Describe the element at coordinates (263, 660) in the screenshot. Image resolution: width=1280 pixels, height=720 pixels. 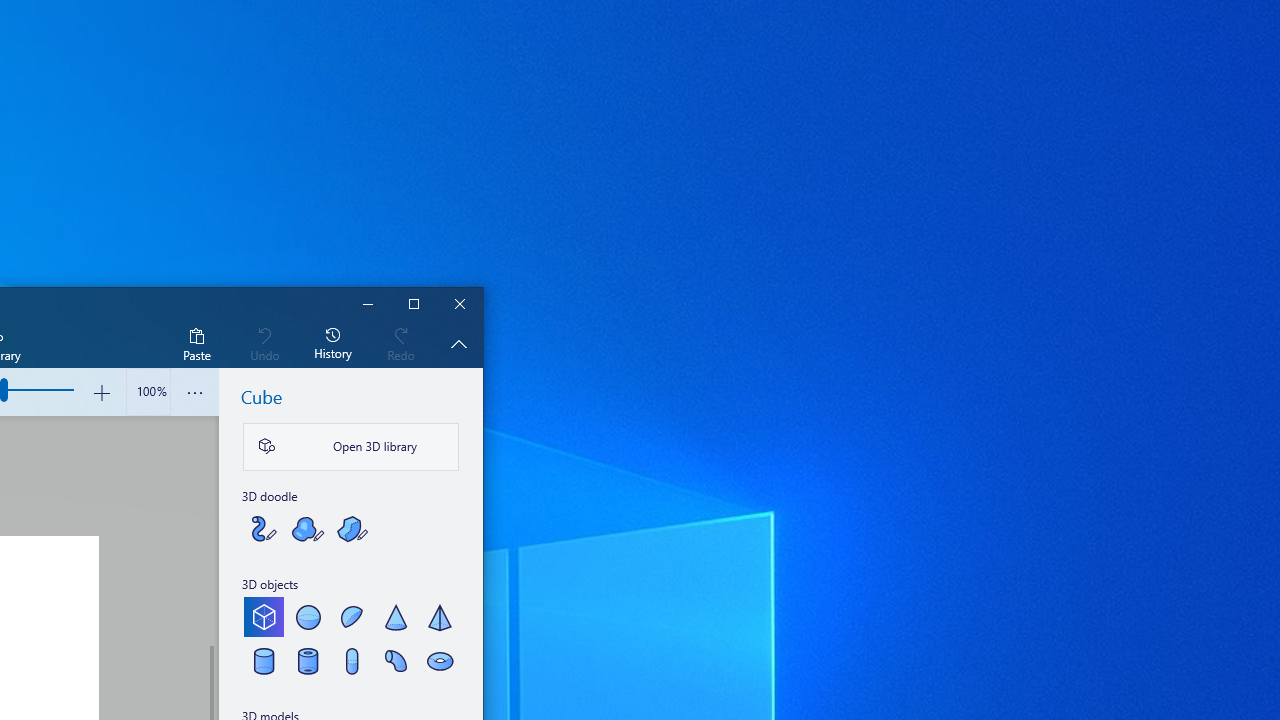
I see `'Cylinder'` at that location.